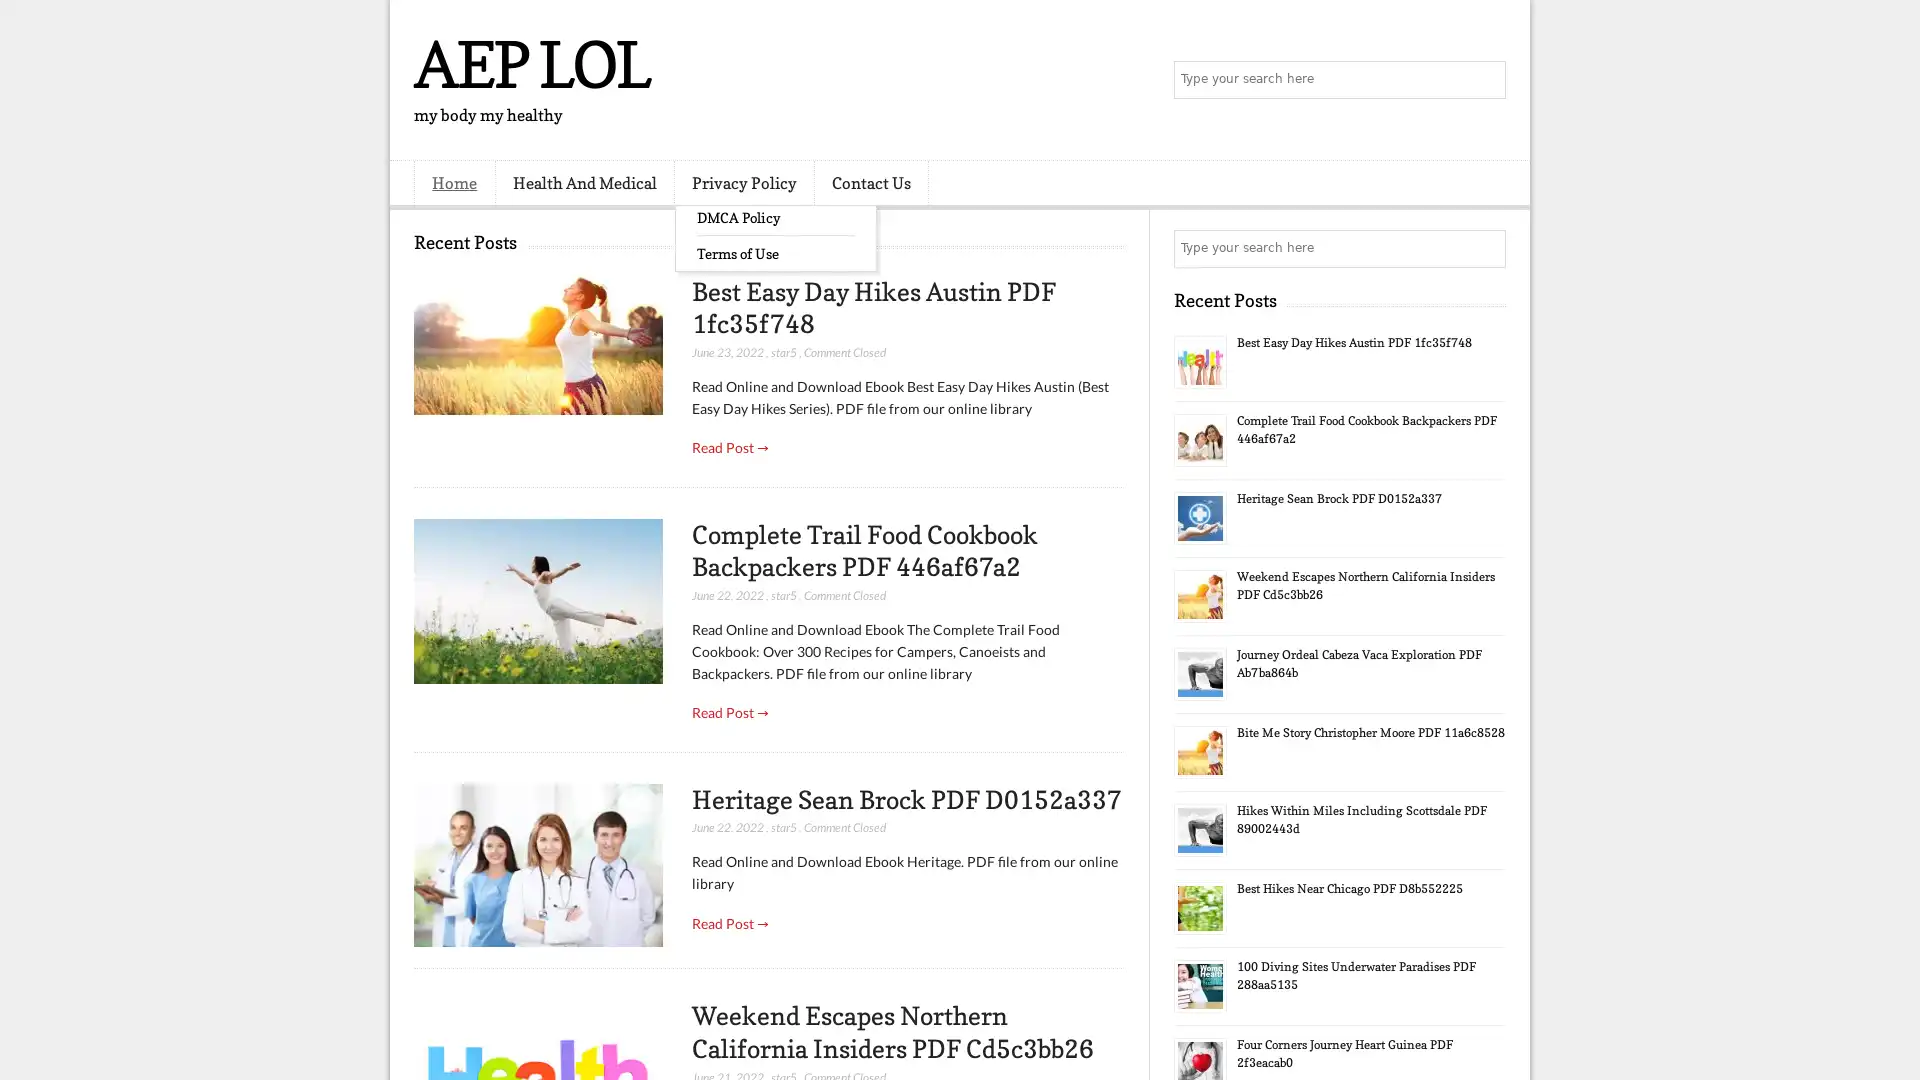 The width and height of the screenshot is (1920, 1080). I want to click on Search, so click(1485, 80).